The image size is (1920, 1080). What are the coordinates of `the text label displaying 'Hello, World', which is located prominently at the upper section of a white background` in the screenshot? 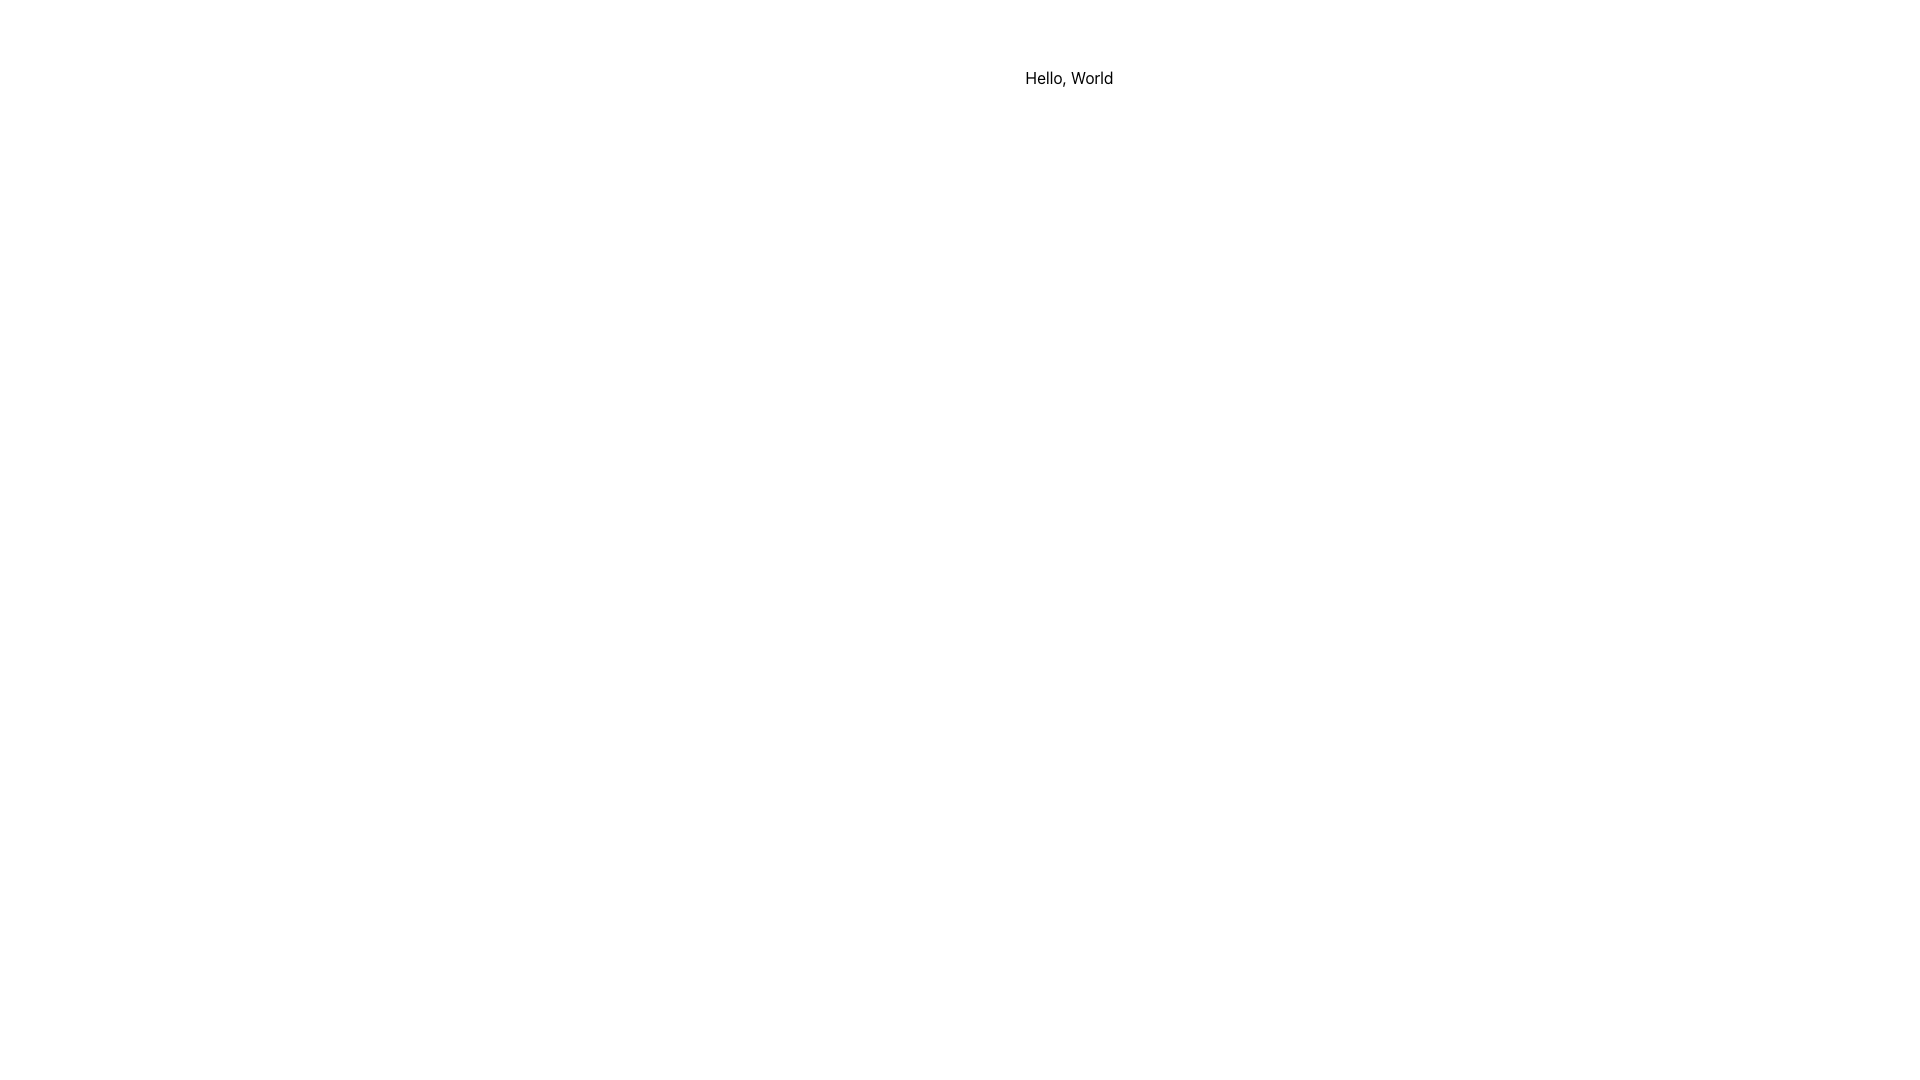 It's located at (1068, 76).